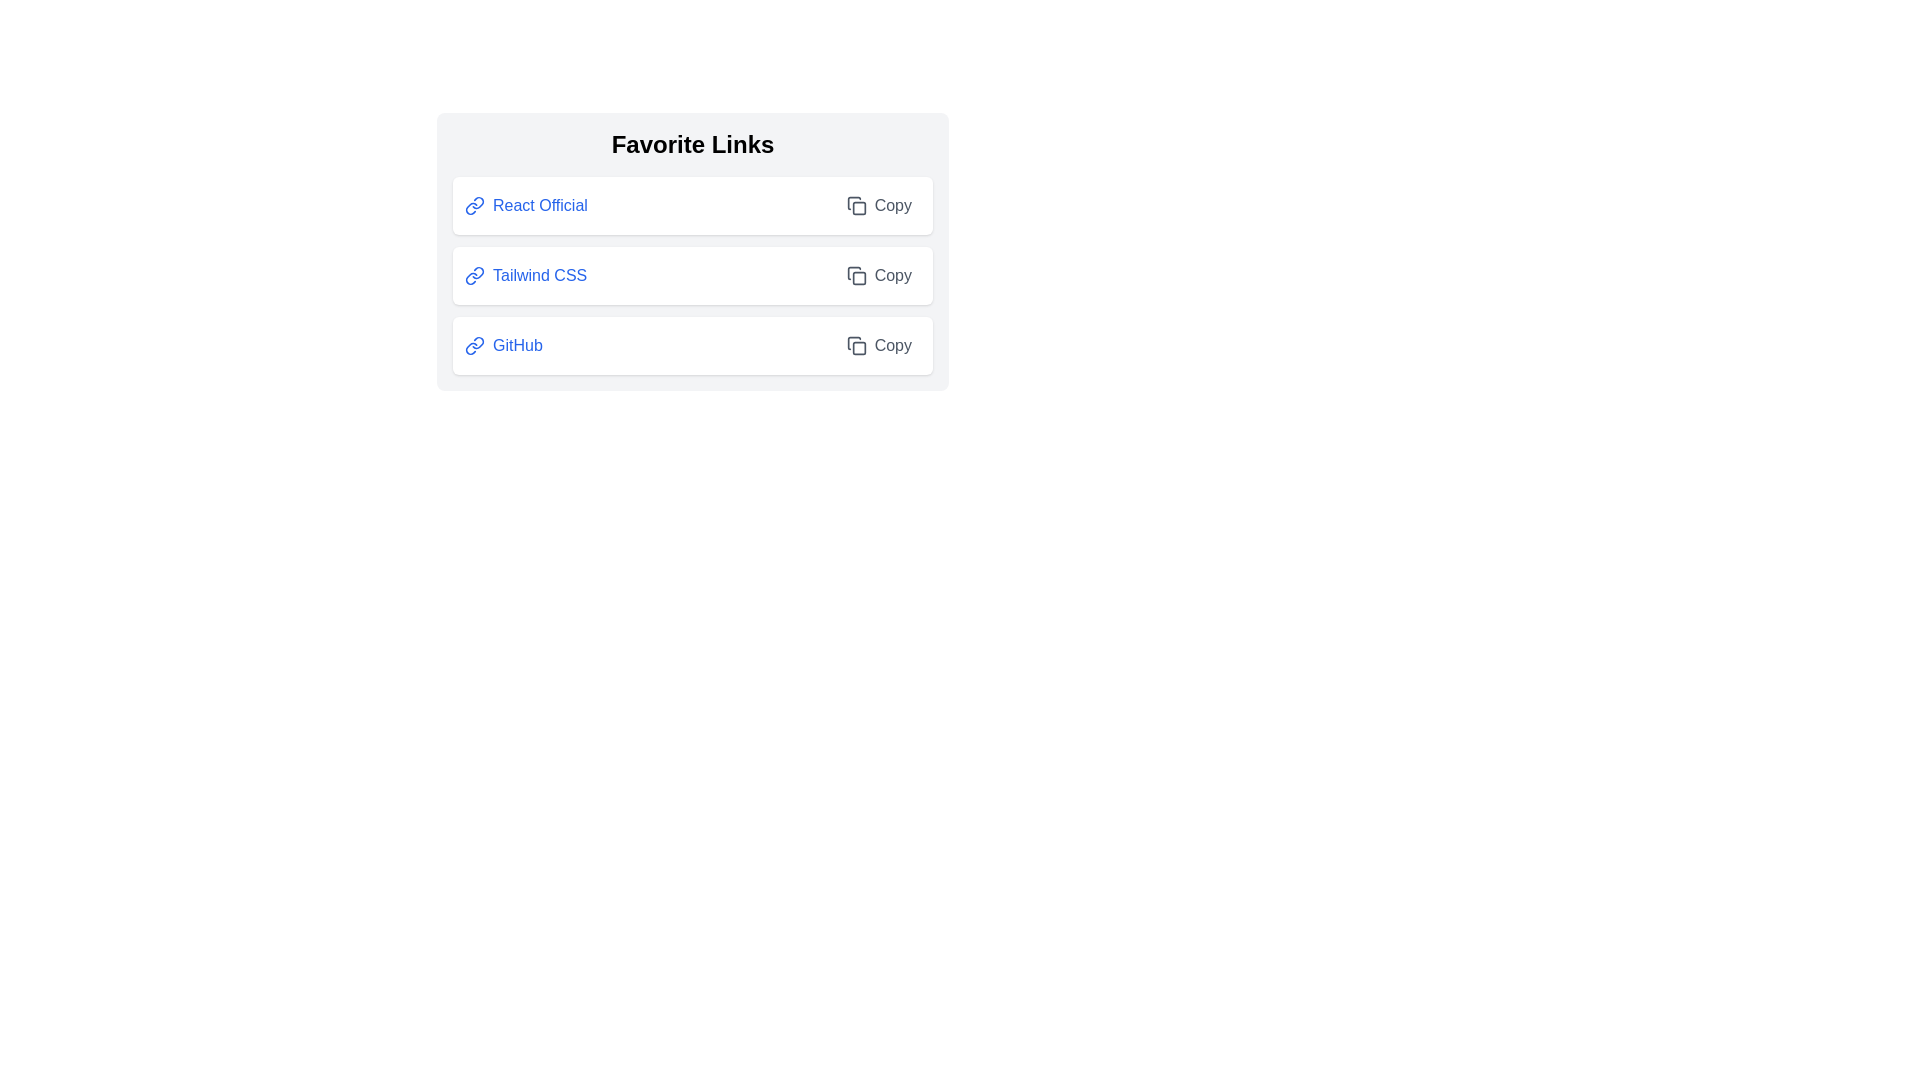  I want to click on the 'GitHub' link text, which is styled in blue and is the third item in the 'Favorite Links' section, to follow the link, so click(517, 345).